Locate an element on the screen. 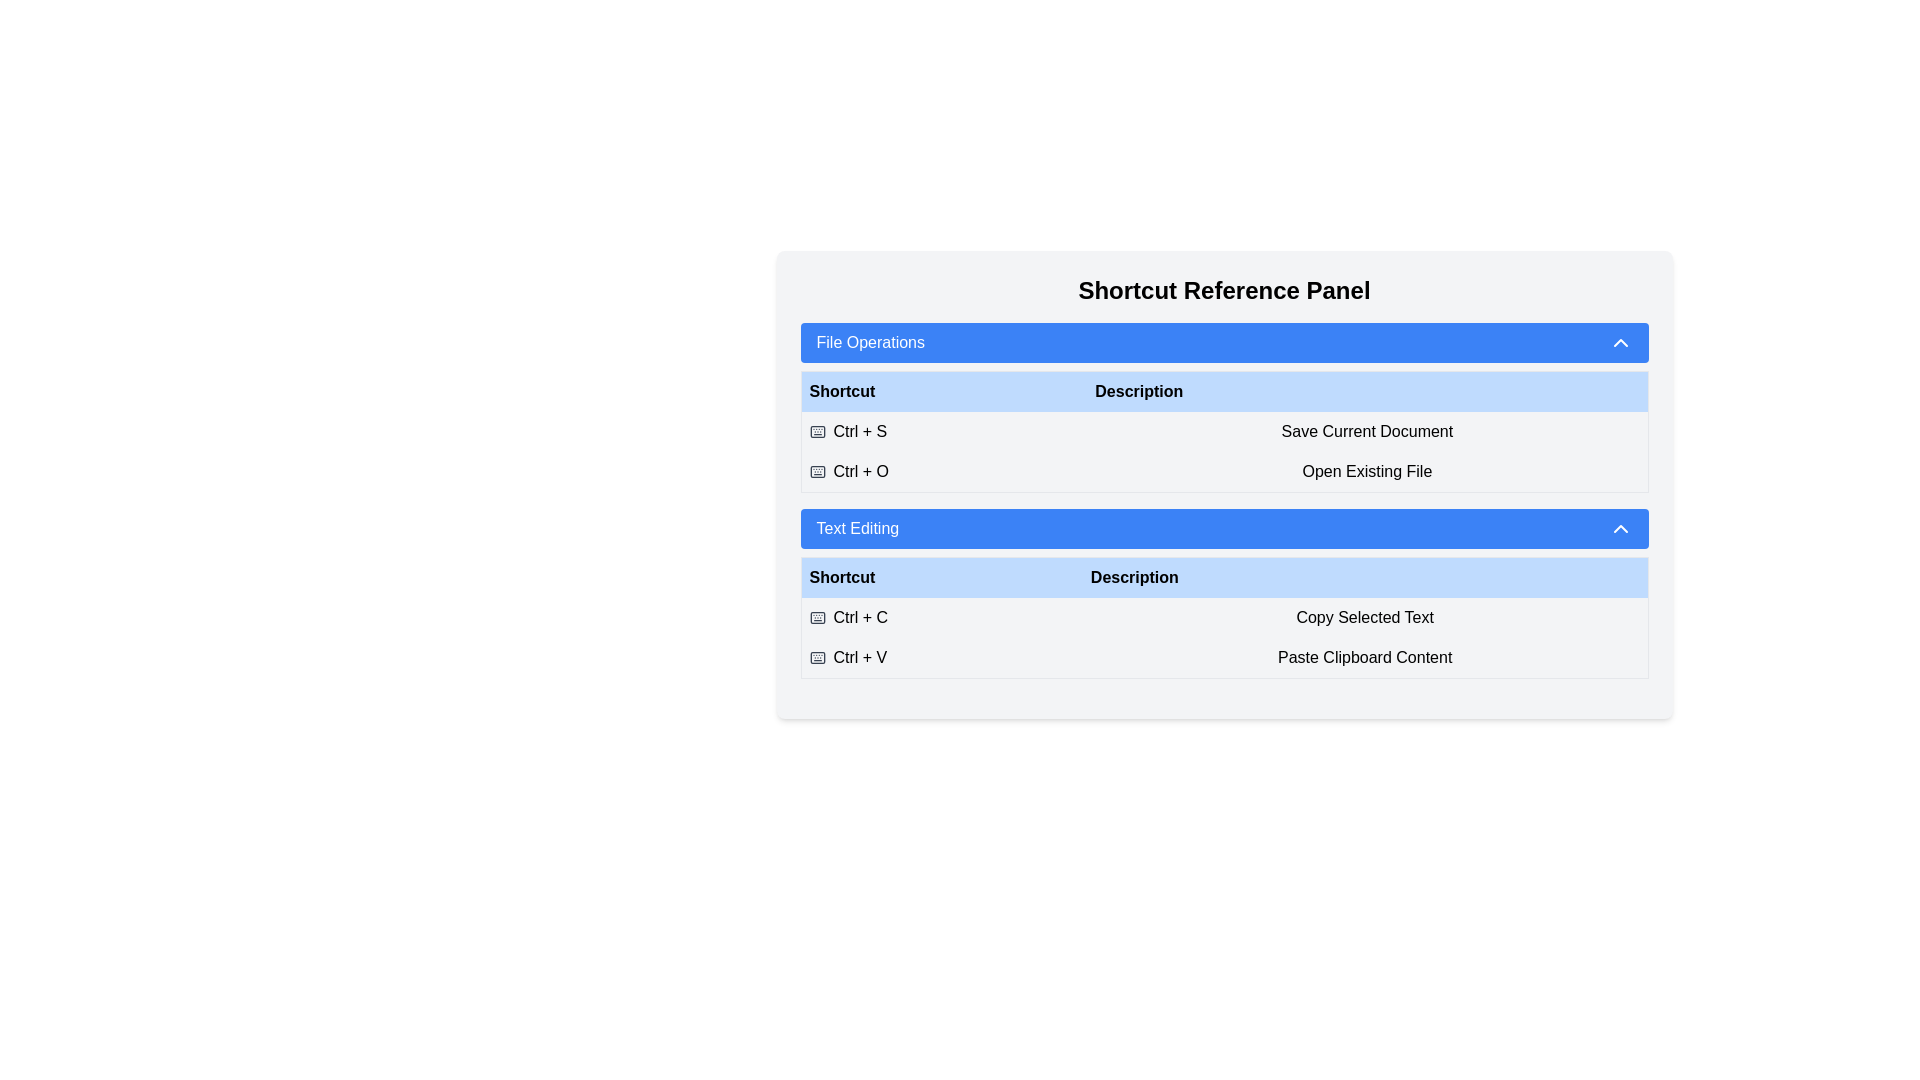 Image resolution: width=1920 pixels, height=1080 pixels. the informational panel displaying shortcut keys and their descriptions, which is located under the 'File Operations' header and above the 'Text Editing' header is located at coordinates (1223, 407).